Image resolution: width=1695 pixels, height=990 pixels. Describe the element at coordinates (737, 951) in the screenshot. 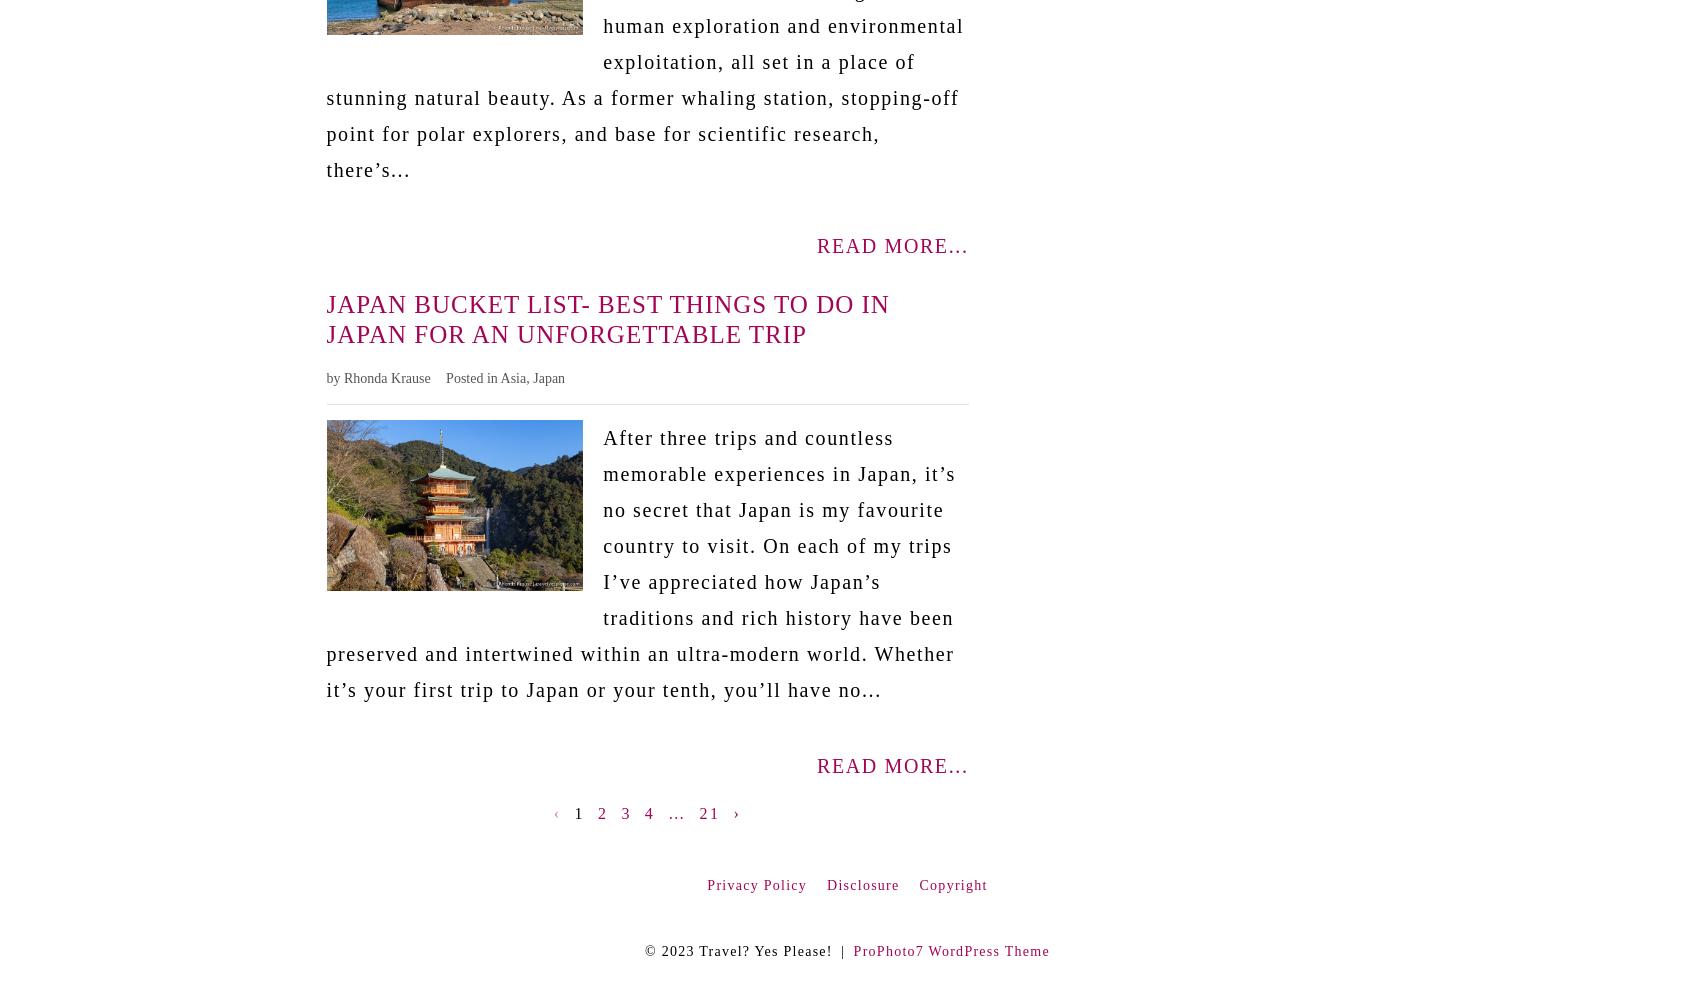

I see `'© 2023 Travel? Yes Please!'` at that location.